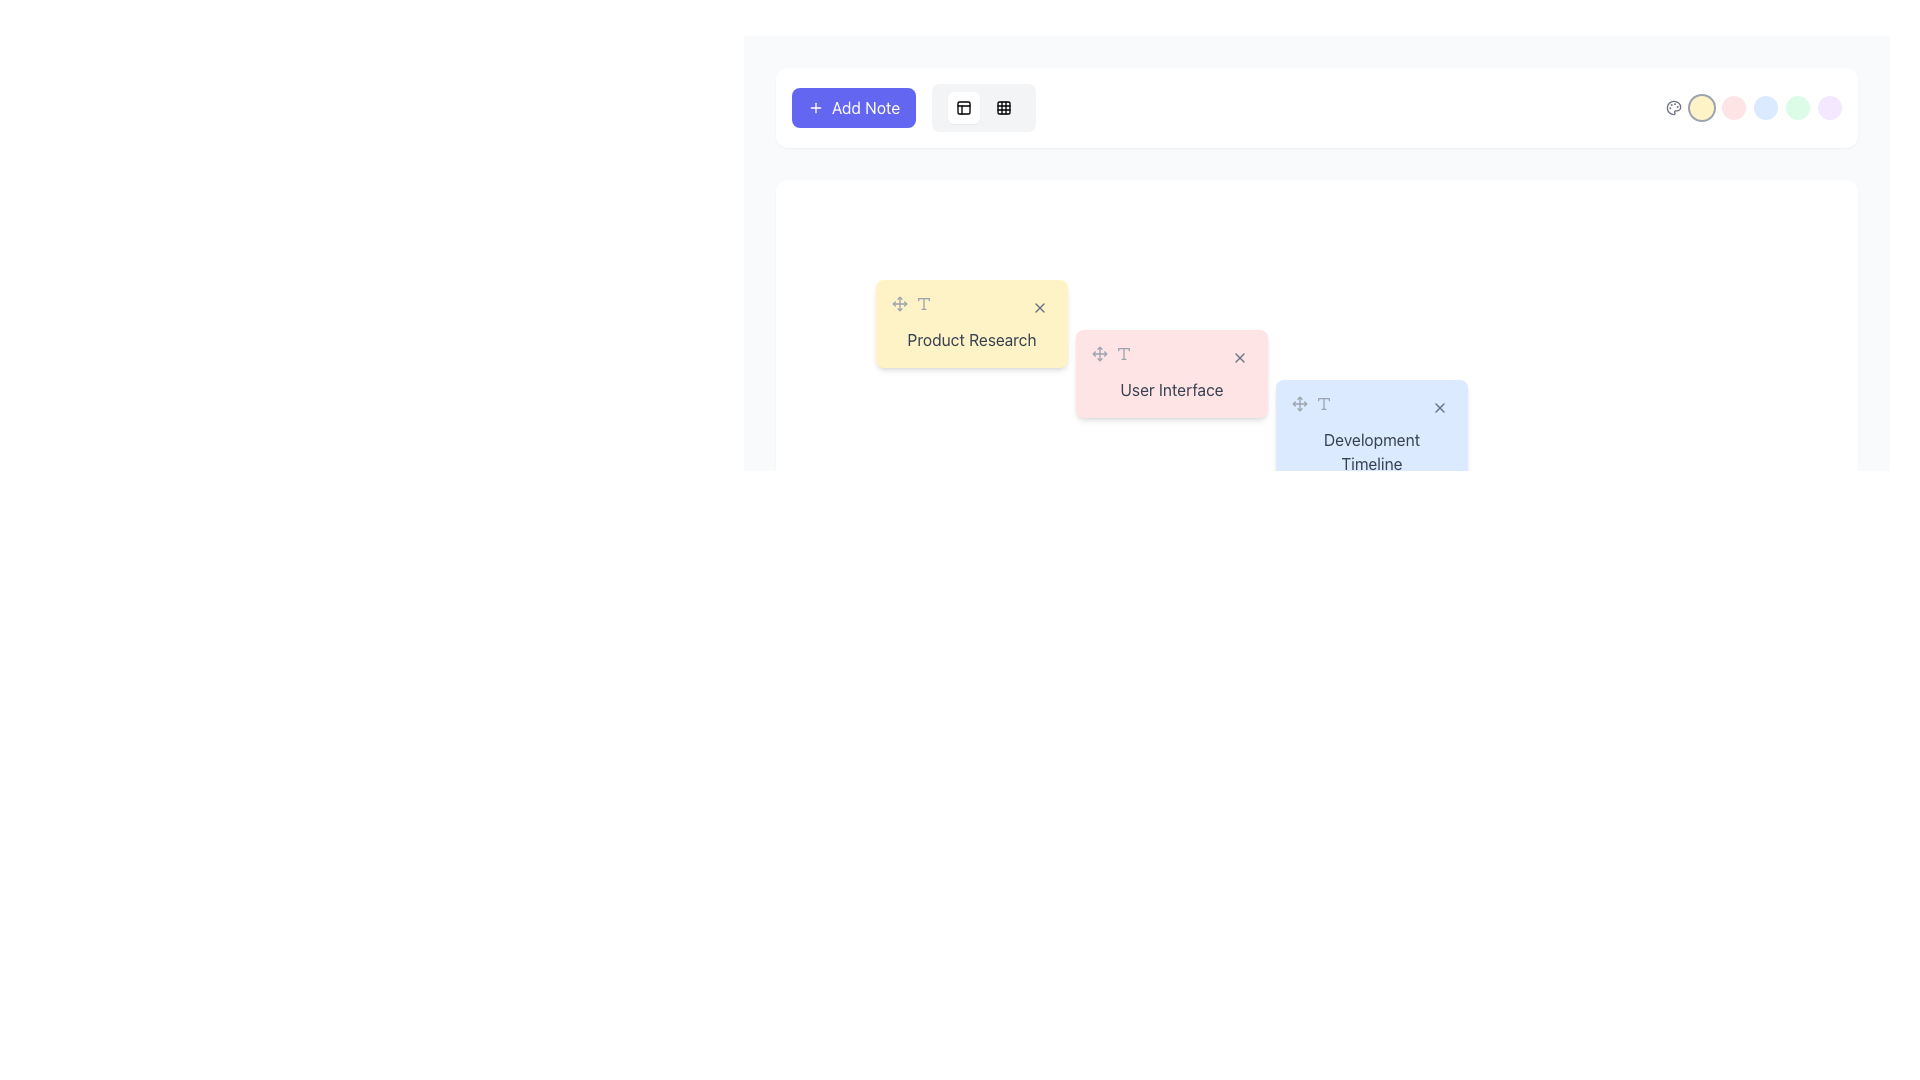  What do you see at coordinates (1004, 108) in the screenshot?
I see `the 3x3 grid pattern icon in the toolbar` at bounding box center [1004, 108].